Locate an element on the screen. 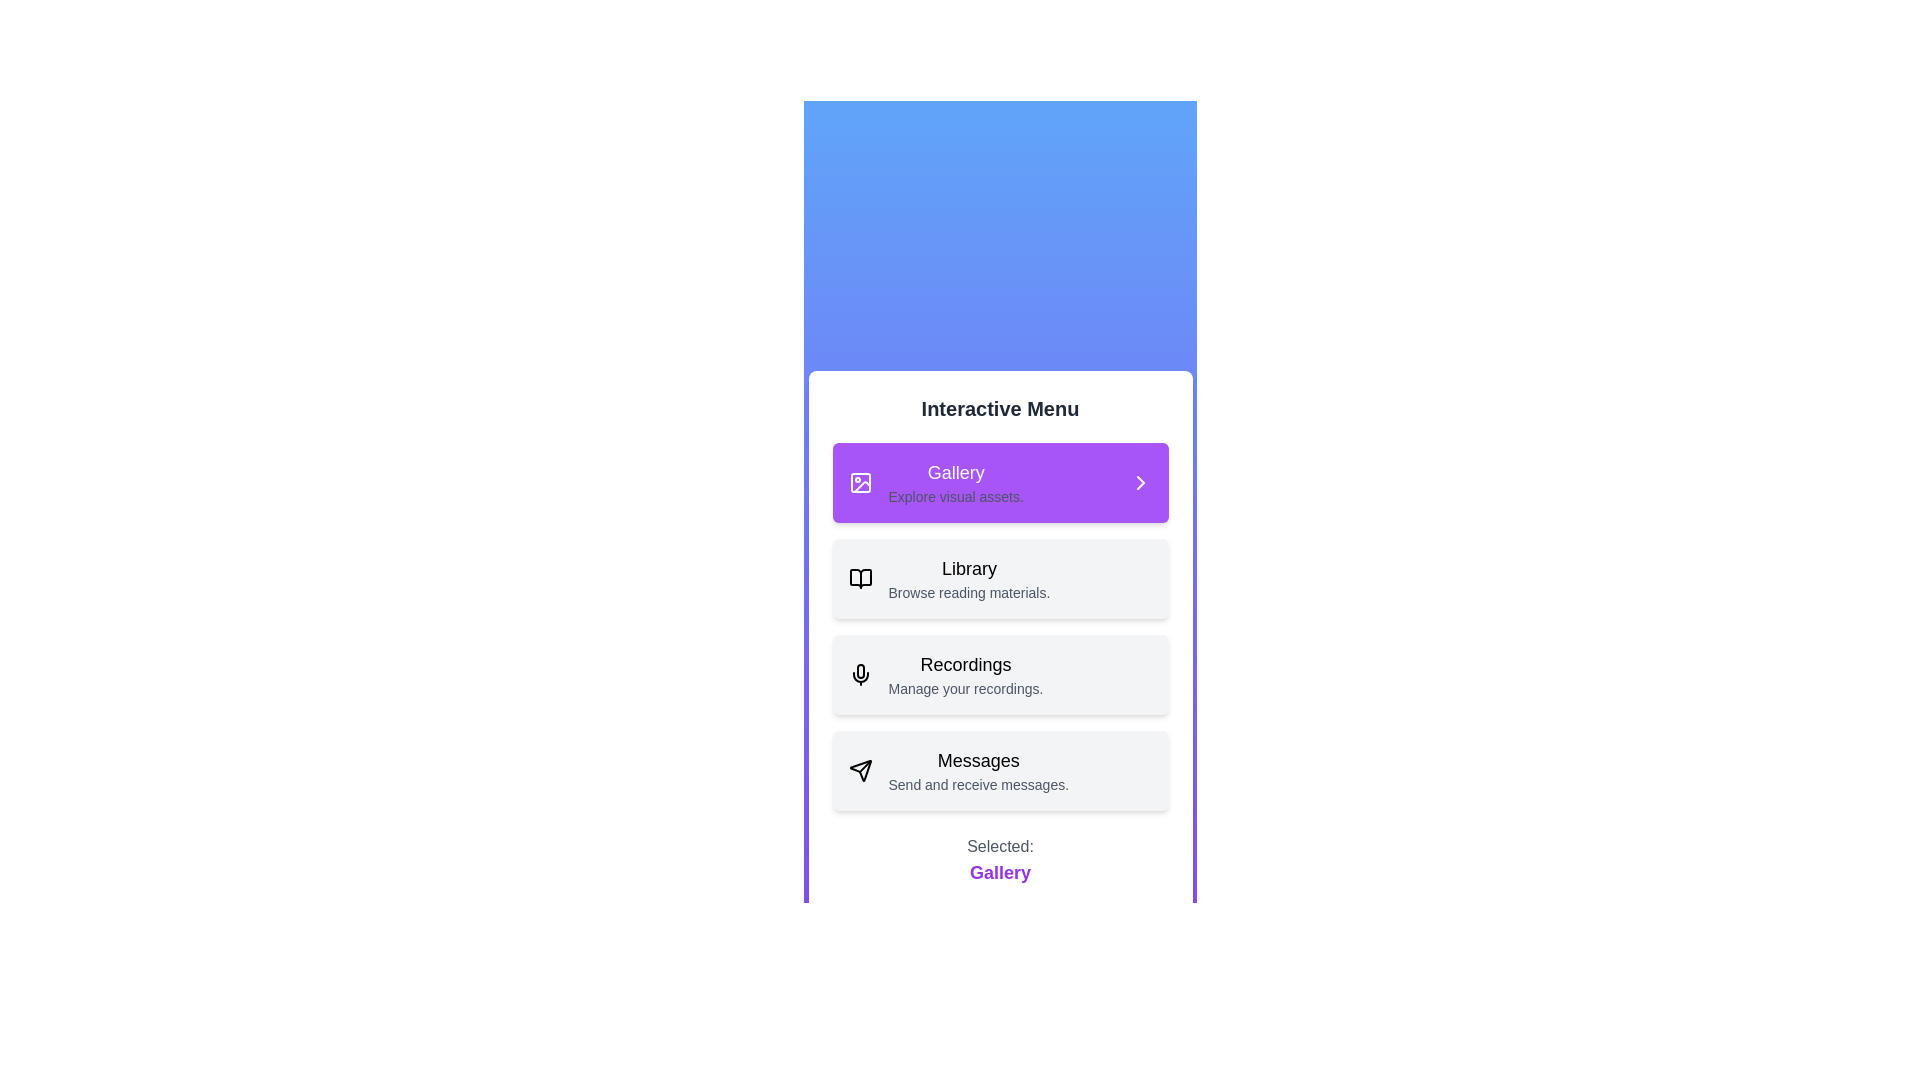  the menu item Recordings is located at coordinates (1000, 675).